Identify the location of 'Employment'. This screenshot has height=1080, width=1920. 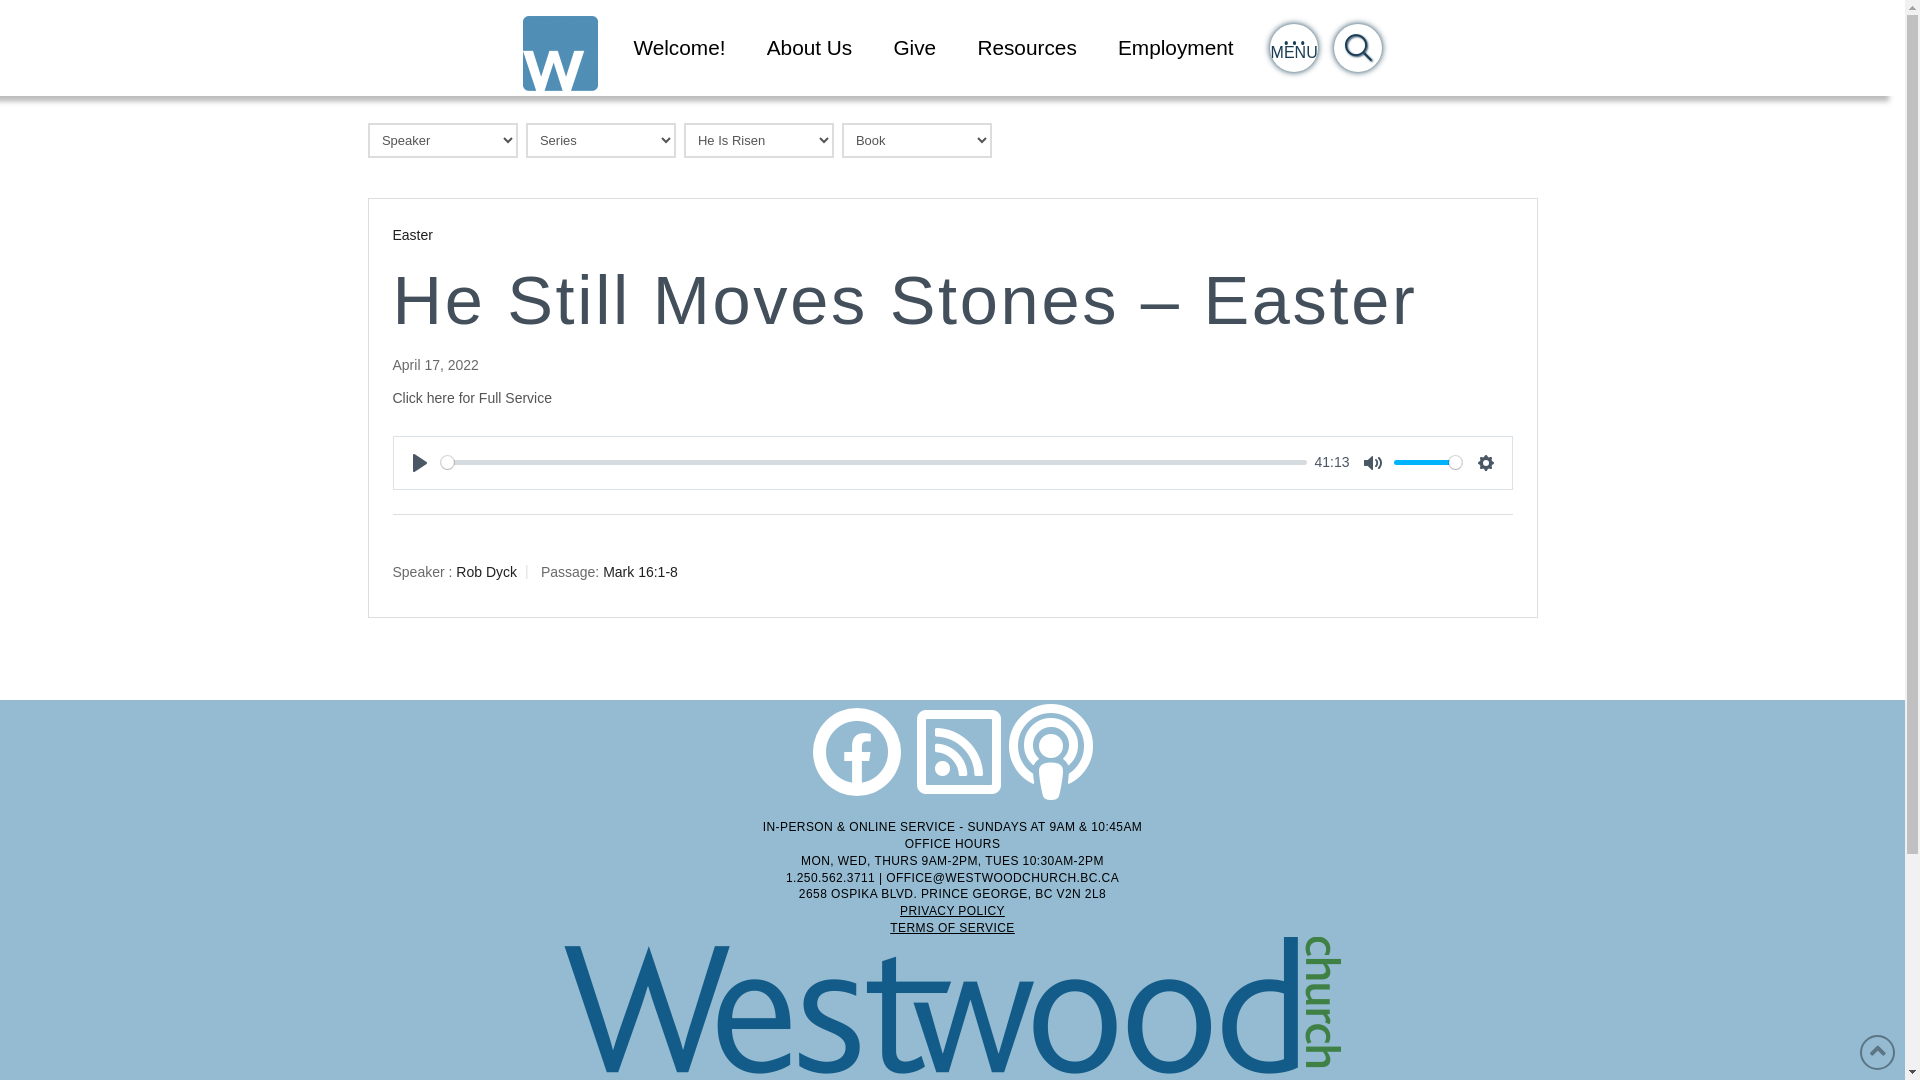
(1175, 46).